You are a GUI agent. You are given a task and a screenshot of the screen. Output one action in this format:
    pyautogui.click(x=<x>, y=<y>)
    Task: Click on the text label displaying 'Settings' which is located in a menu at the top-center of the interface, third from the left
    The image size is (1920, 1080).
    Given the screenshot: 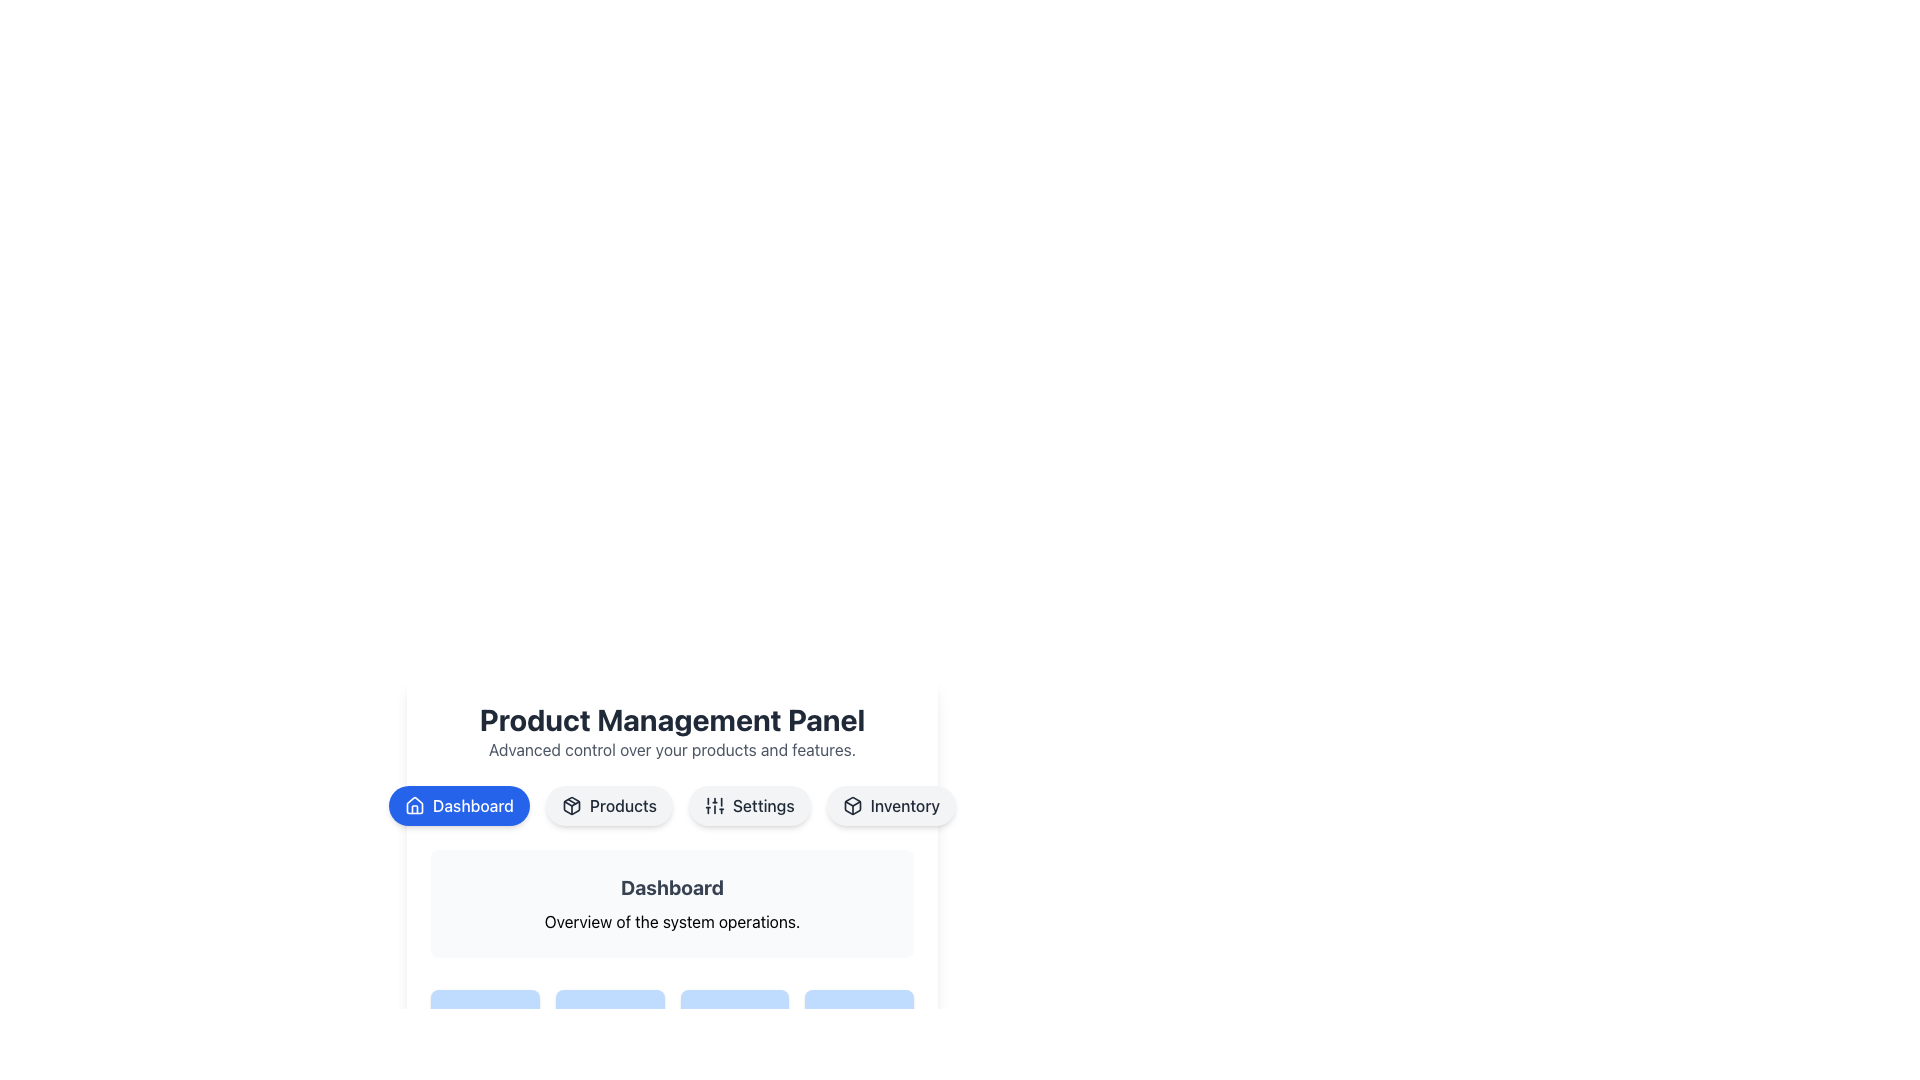 What is the action you would take?
    pyautogui.click(x=762, y=805)
    